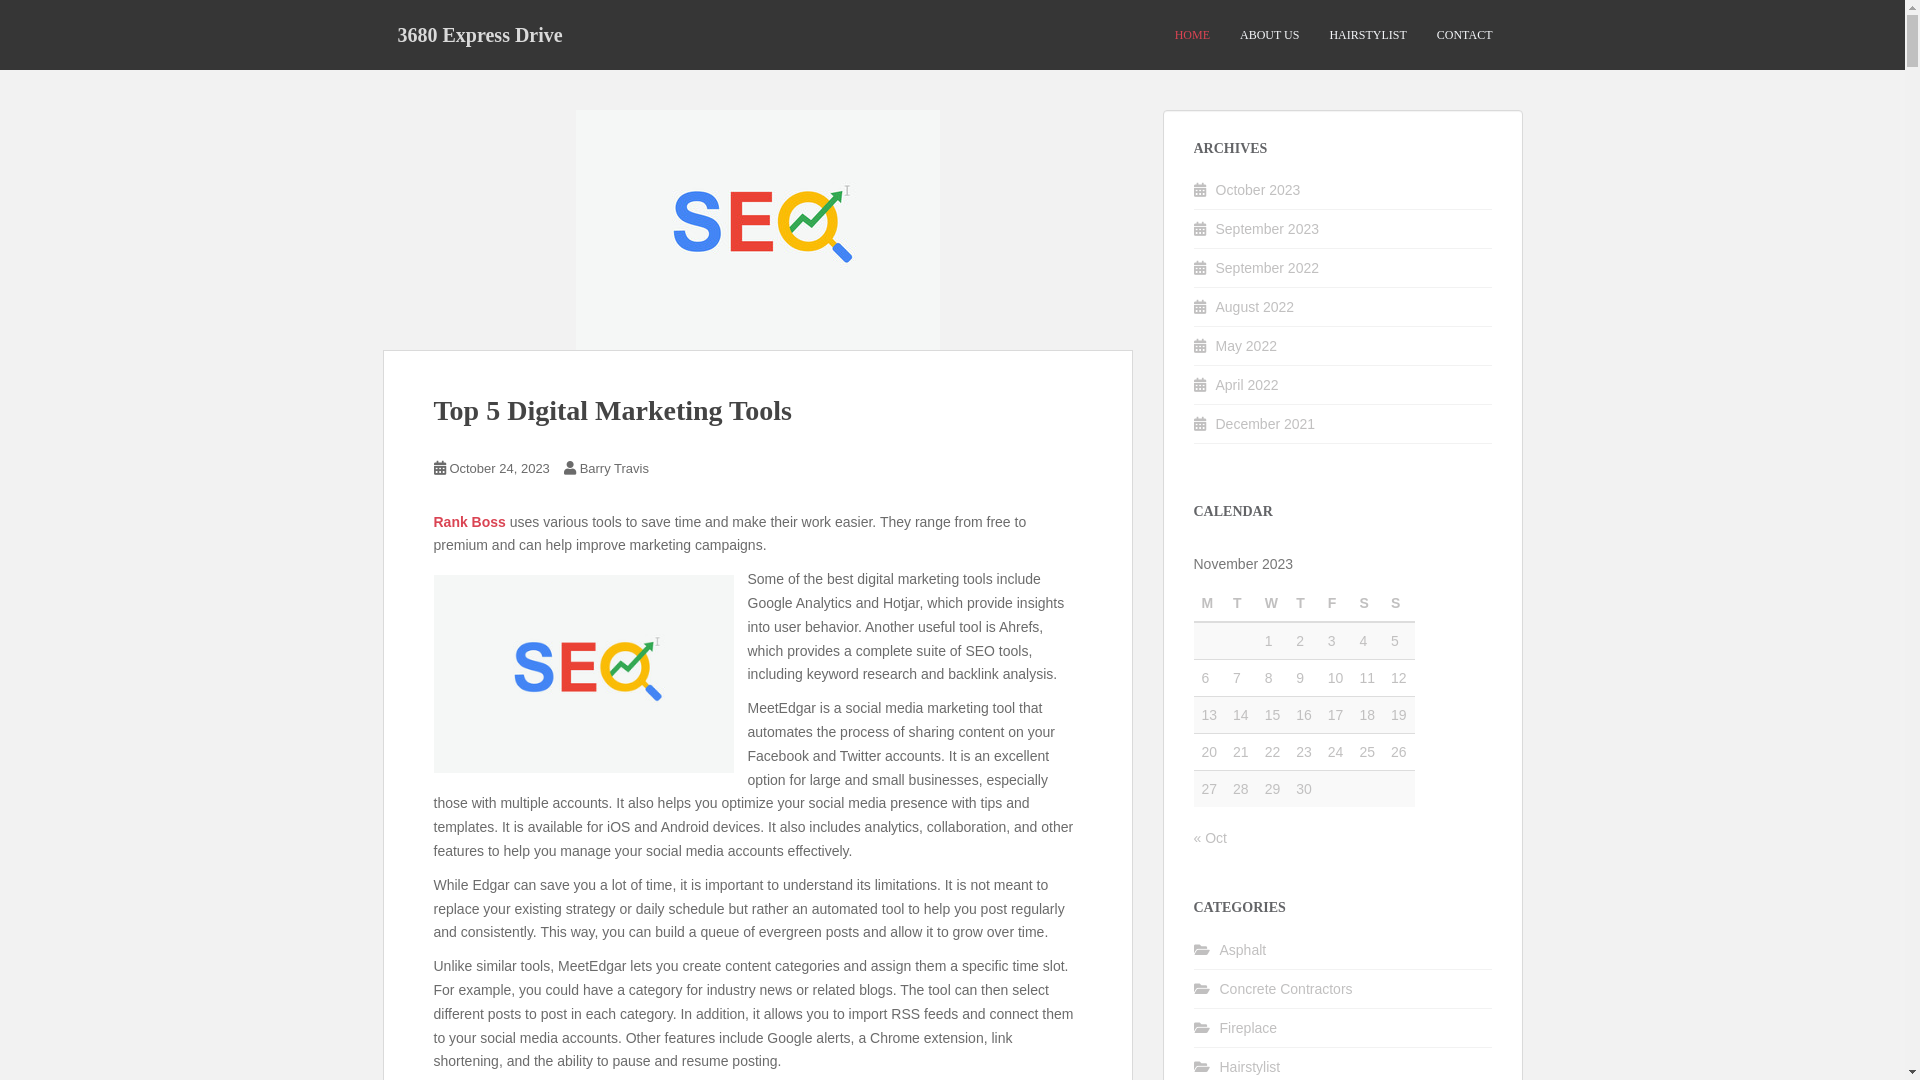  Describe the element at coordinates (478, 34) in the screenshot. I see `'3680 Express Drive'` at that location.